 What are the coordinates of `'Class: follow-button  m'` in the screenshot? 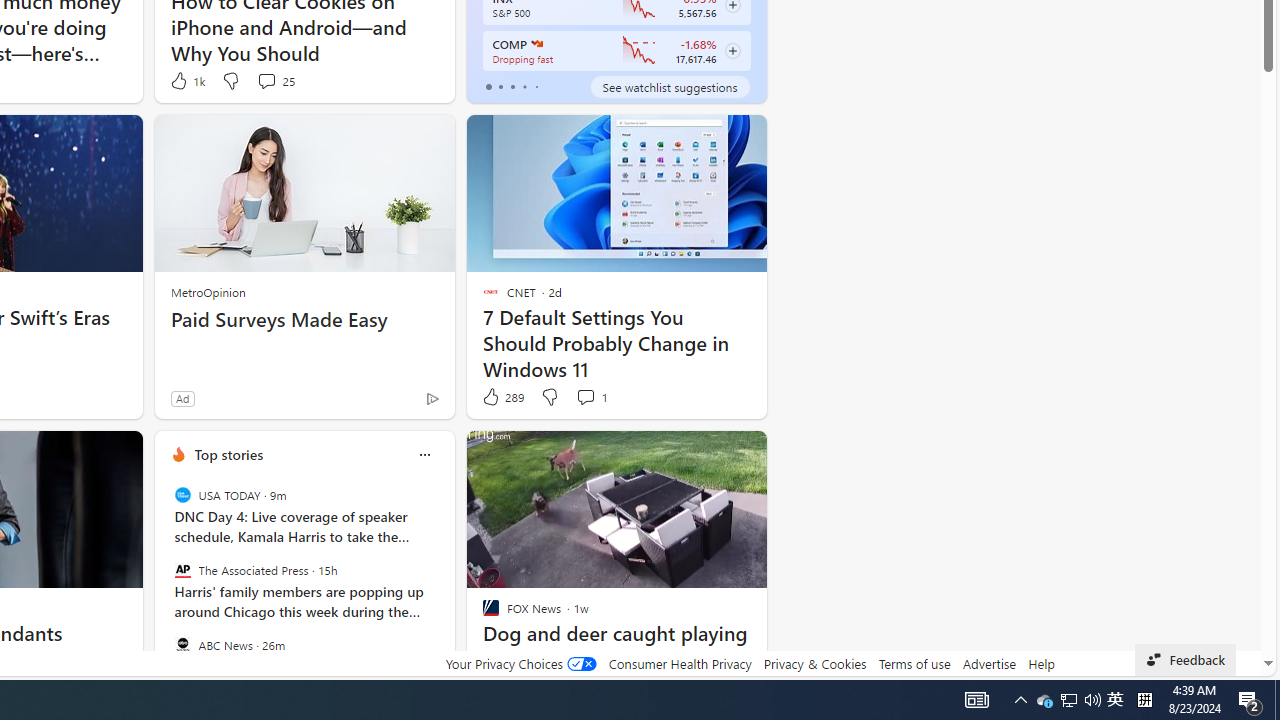 It's located at (731, 50).